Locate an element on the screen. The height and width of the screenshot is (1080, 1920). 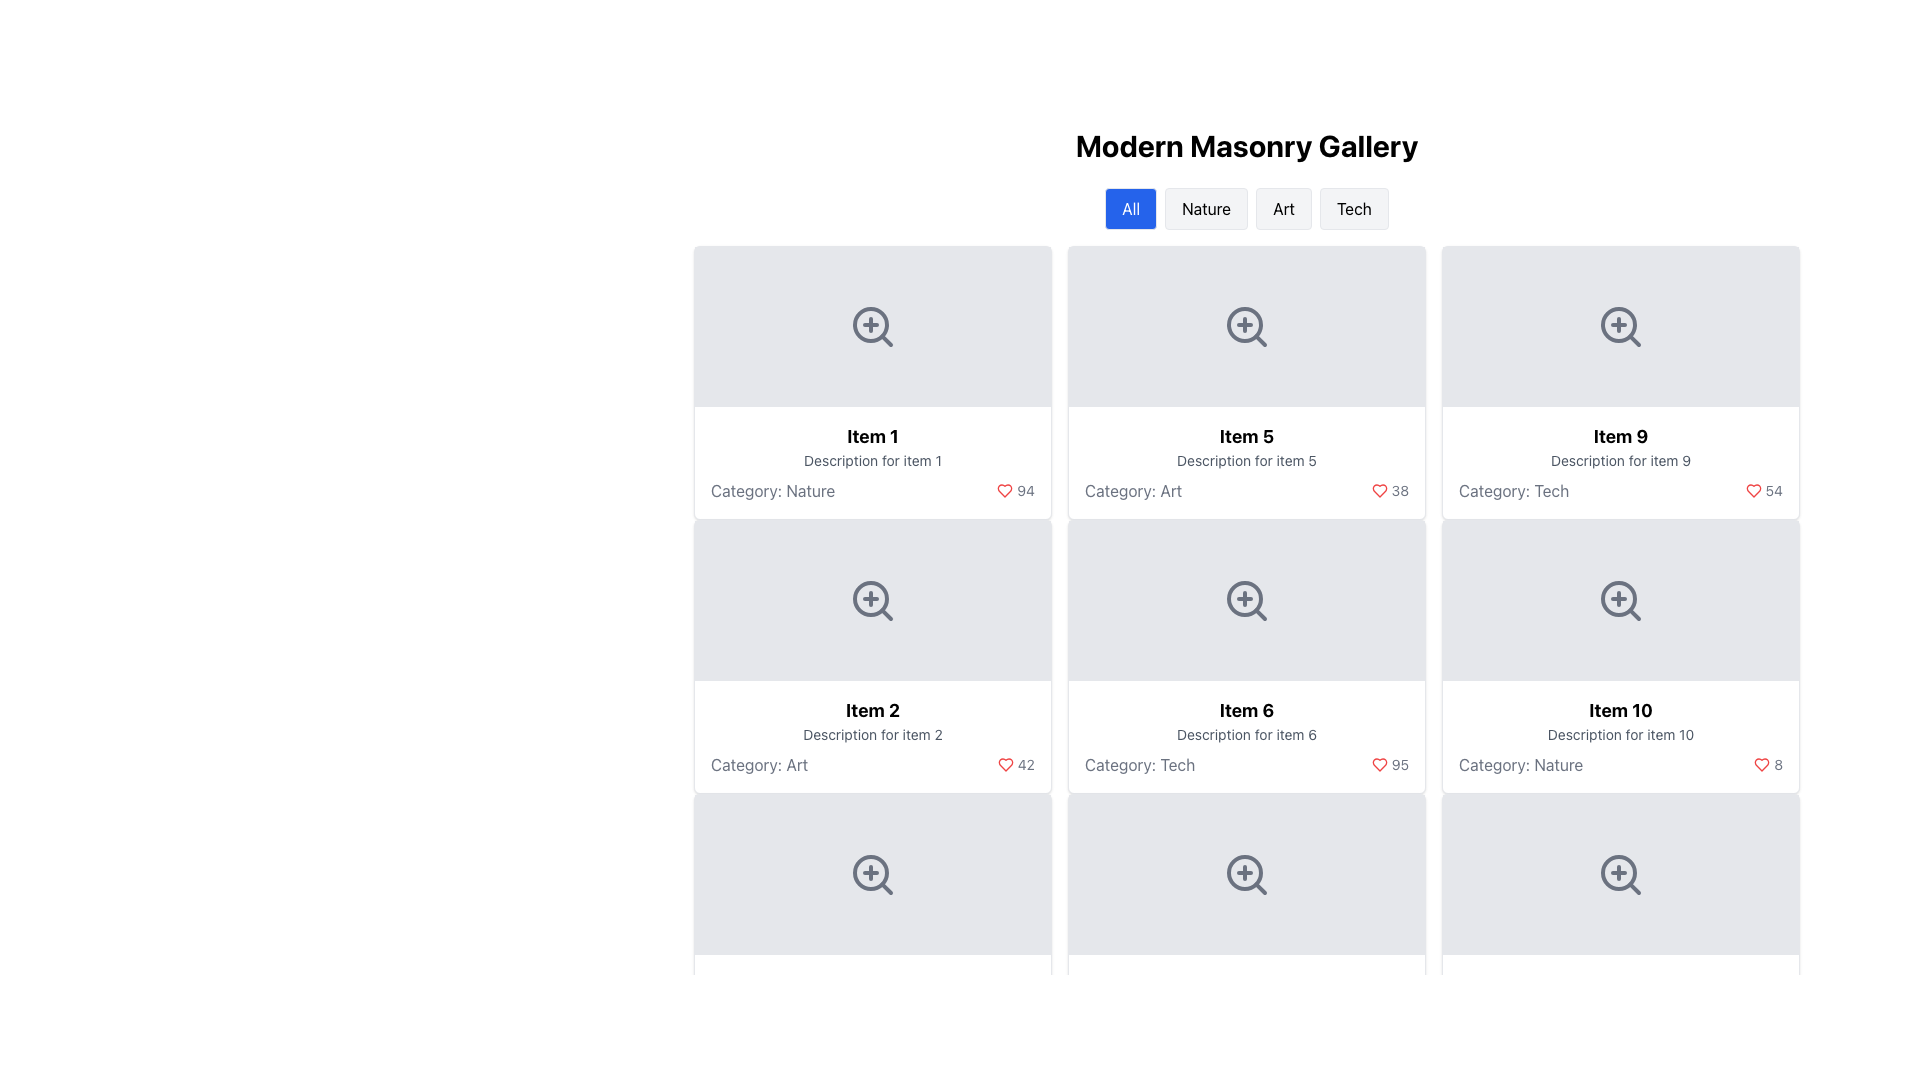
the like icon displaying '95' likes for 'Item 6' located in the lower-right corner of the card in the second column and second row of the grid layout, next to 'Category: Tech' is located at coordinates (1389, 764).